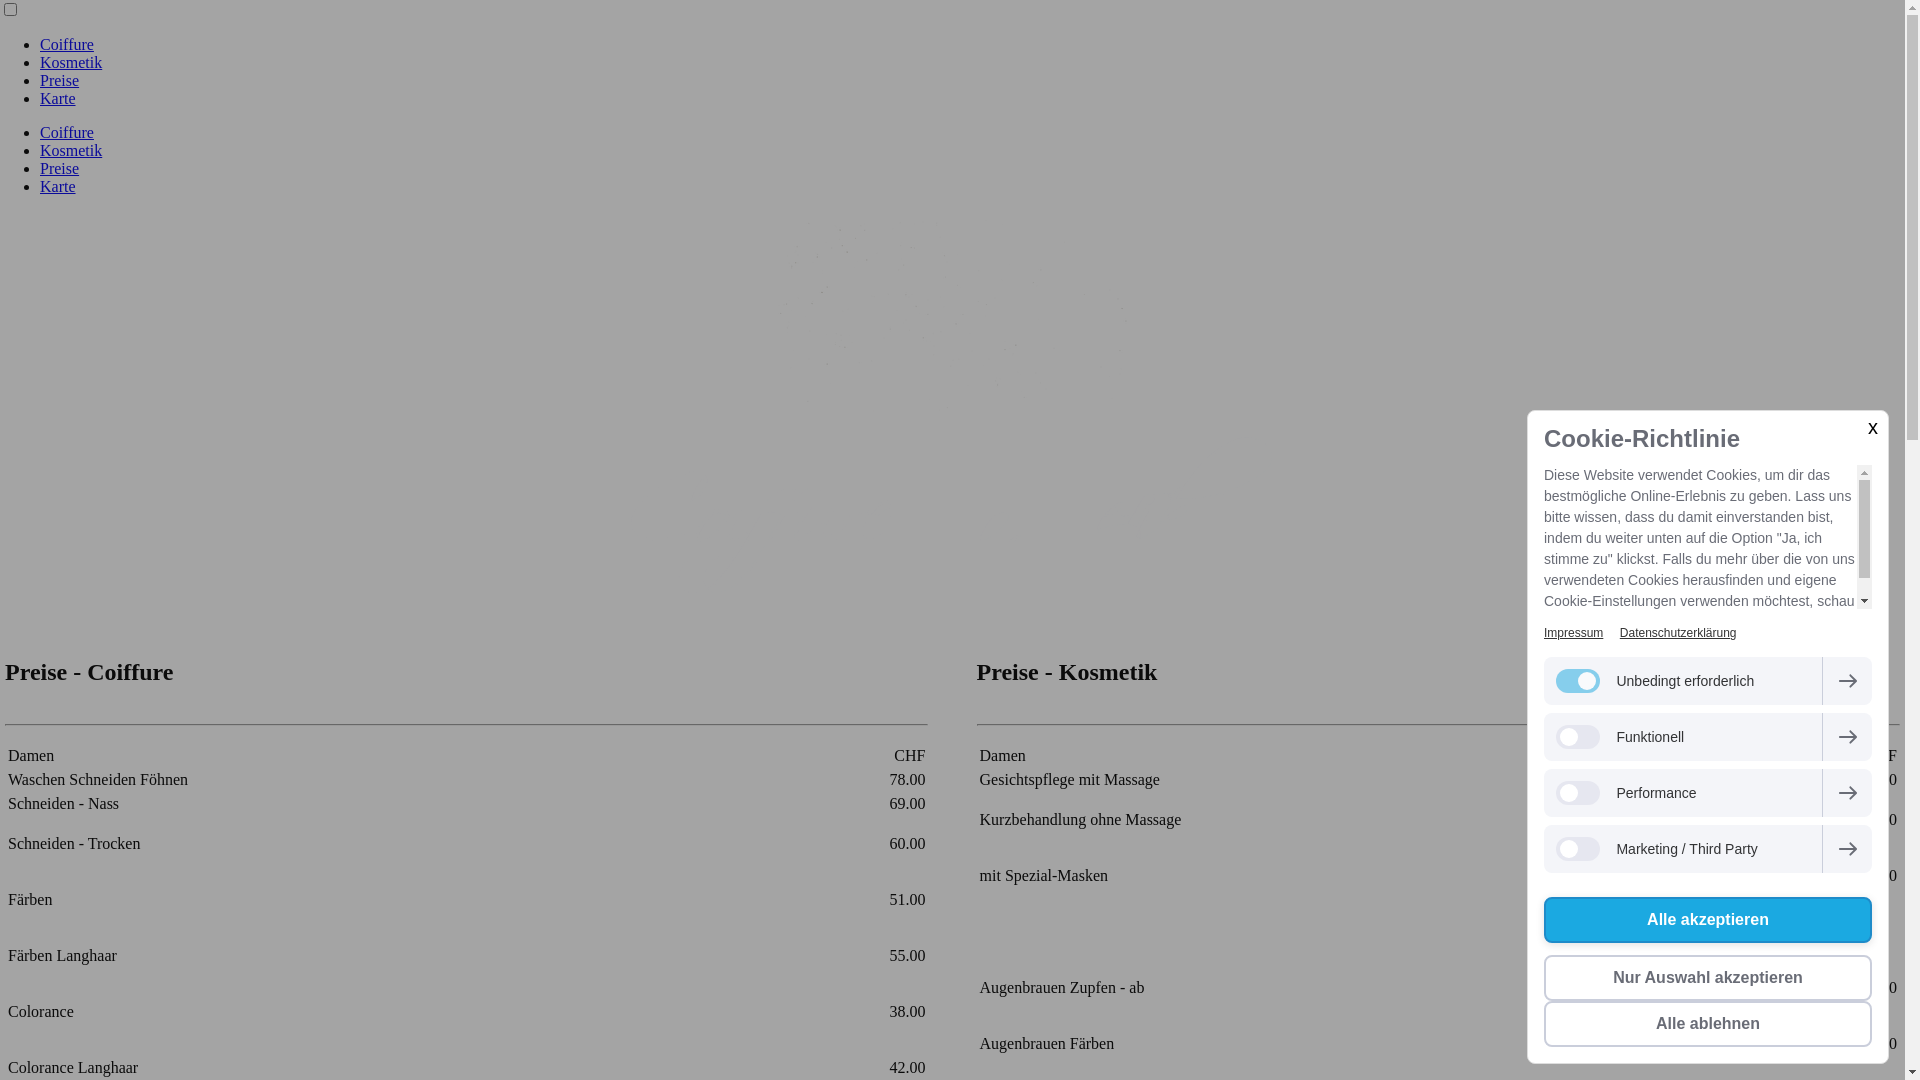  Describe the element at coordinates (1707, 1023) in the screenshot. I see `'Alle ablehnen'` at that location.